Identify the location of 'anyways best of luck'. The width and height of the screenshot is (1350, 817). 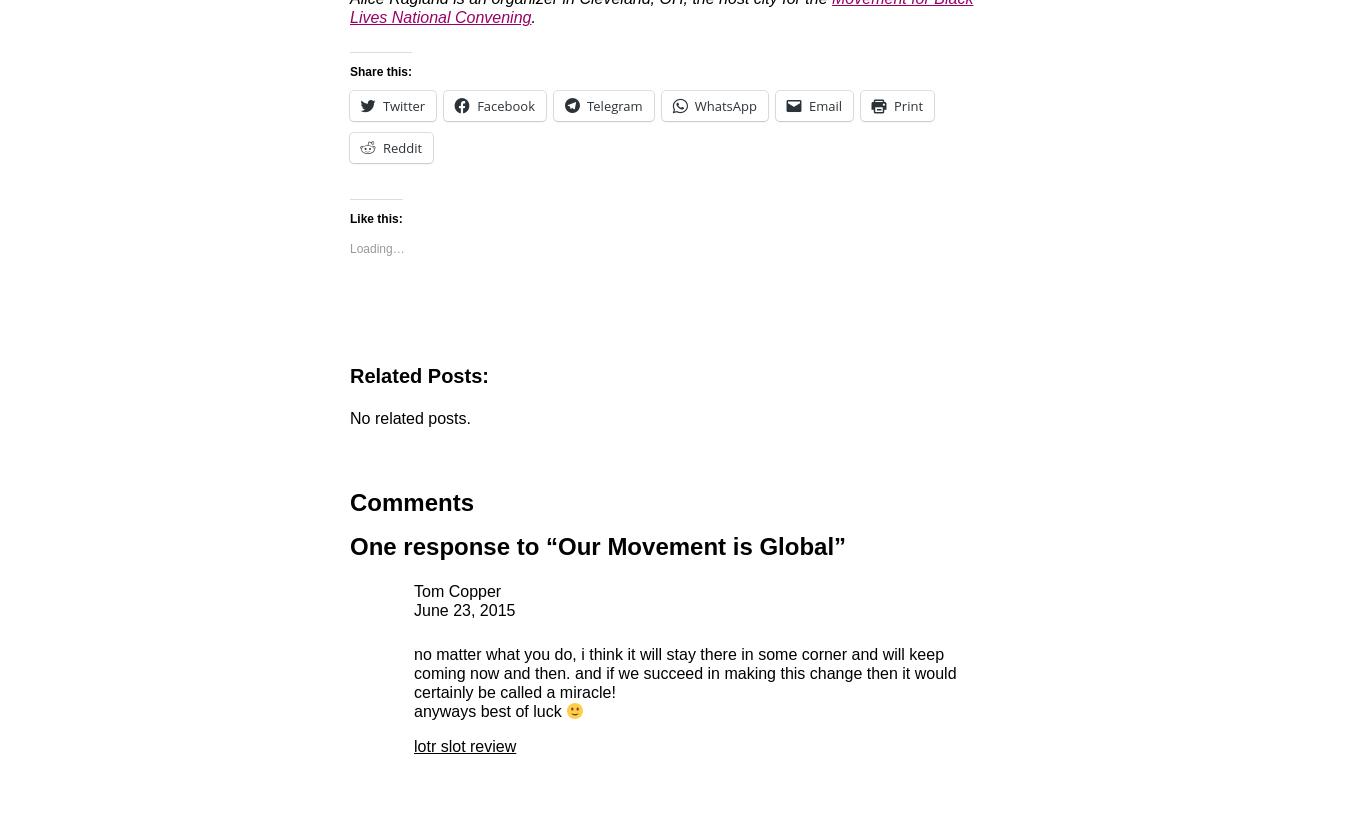
(489, 710).